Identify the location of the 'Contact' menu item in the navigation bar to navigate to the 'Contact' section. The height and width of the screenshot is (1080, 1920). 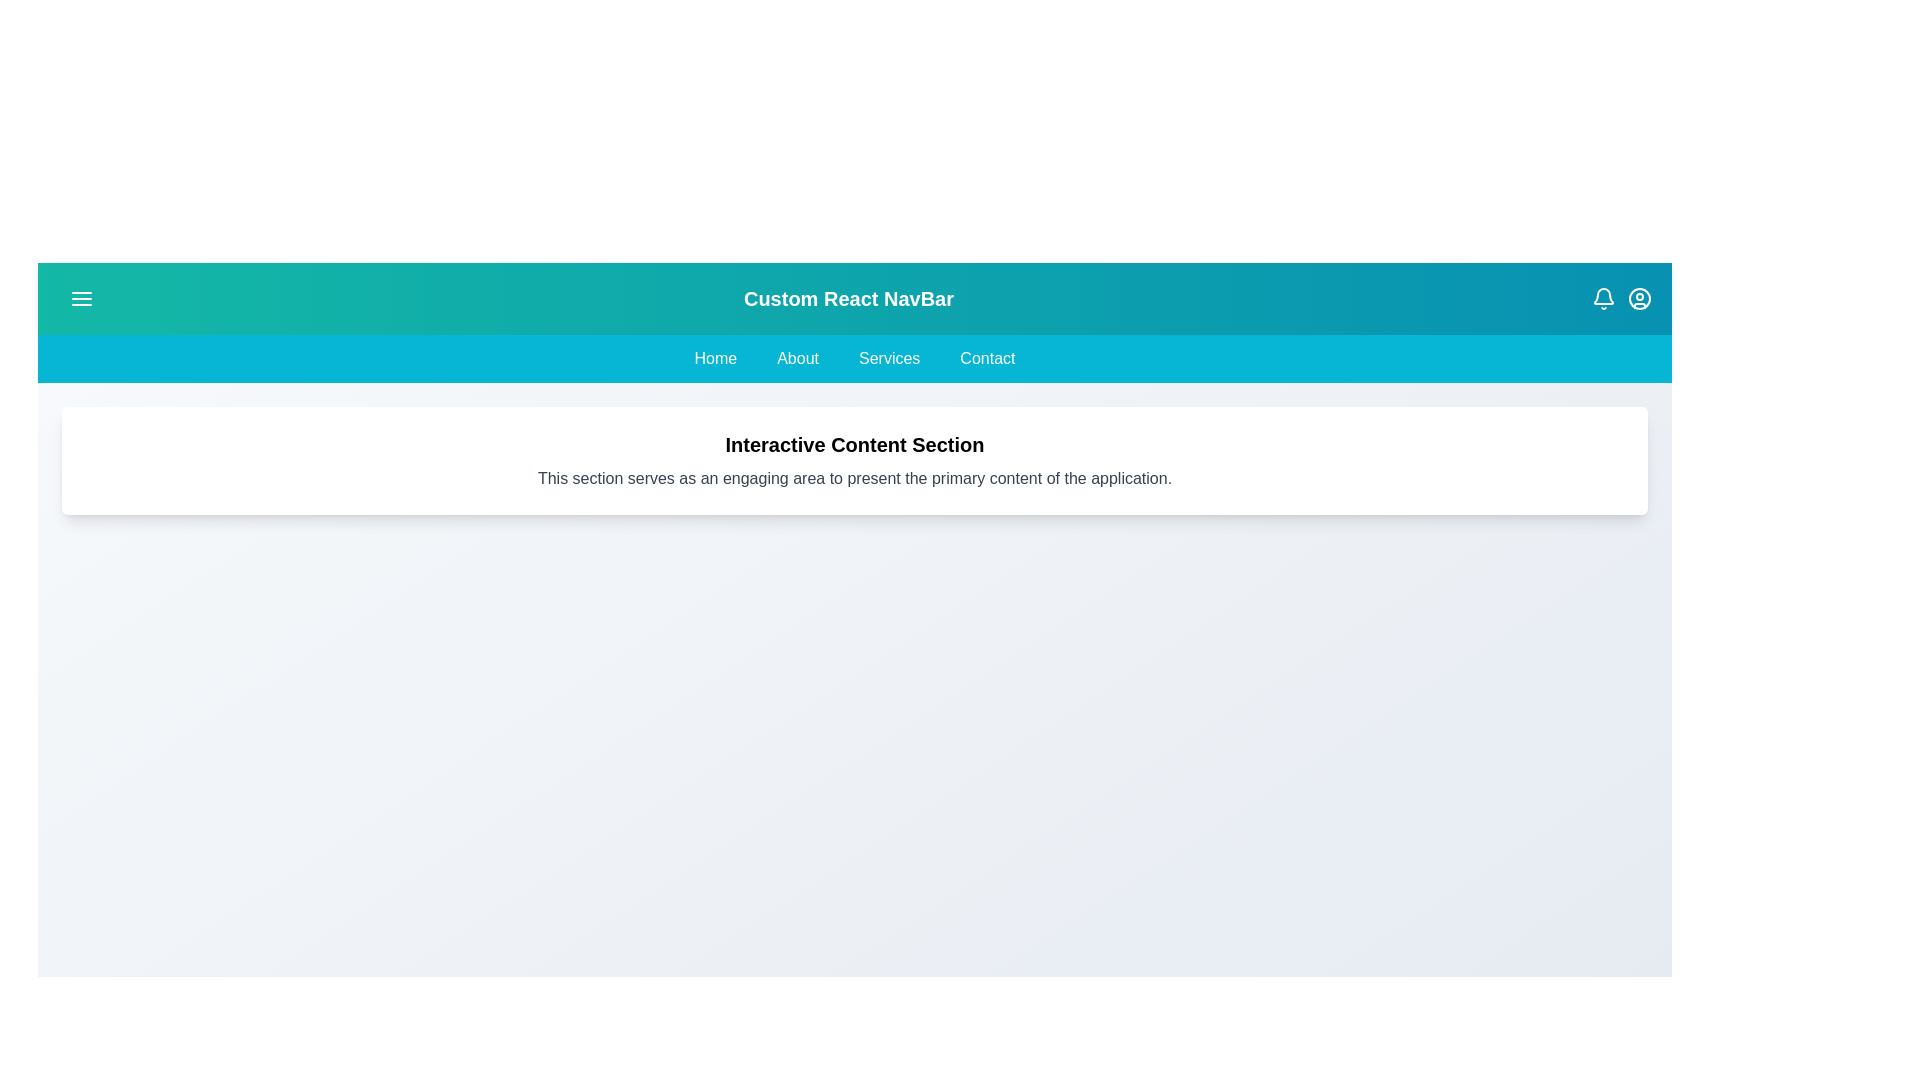
(987, 357).